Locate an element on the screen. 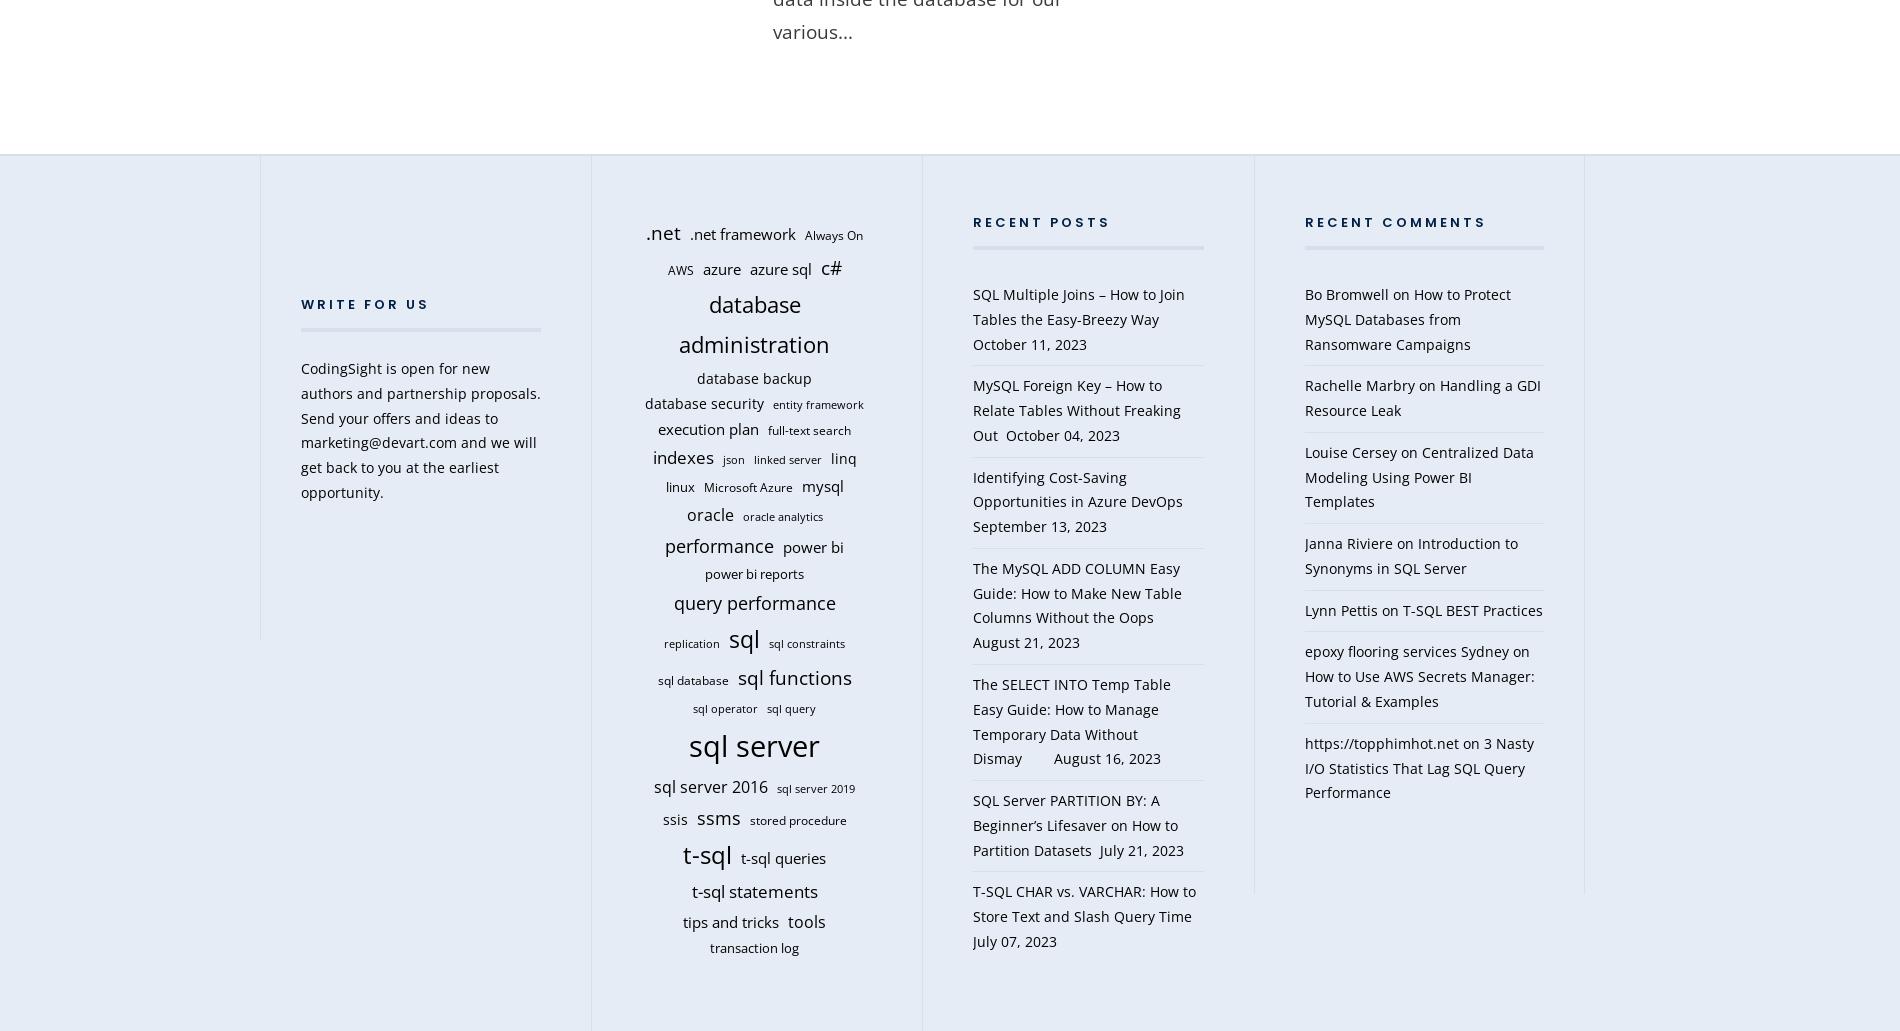 The width and height of the screenshot is (1900, 1031). 'The MySQL ADD COLUMN Easy Guide: How to Make New Table Columns Without the Oops' is located at coordinates (1077, 591).